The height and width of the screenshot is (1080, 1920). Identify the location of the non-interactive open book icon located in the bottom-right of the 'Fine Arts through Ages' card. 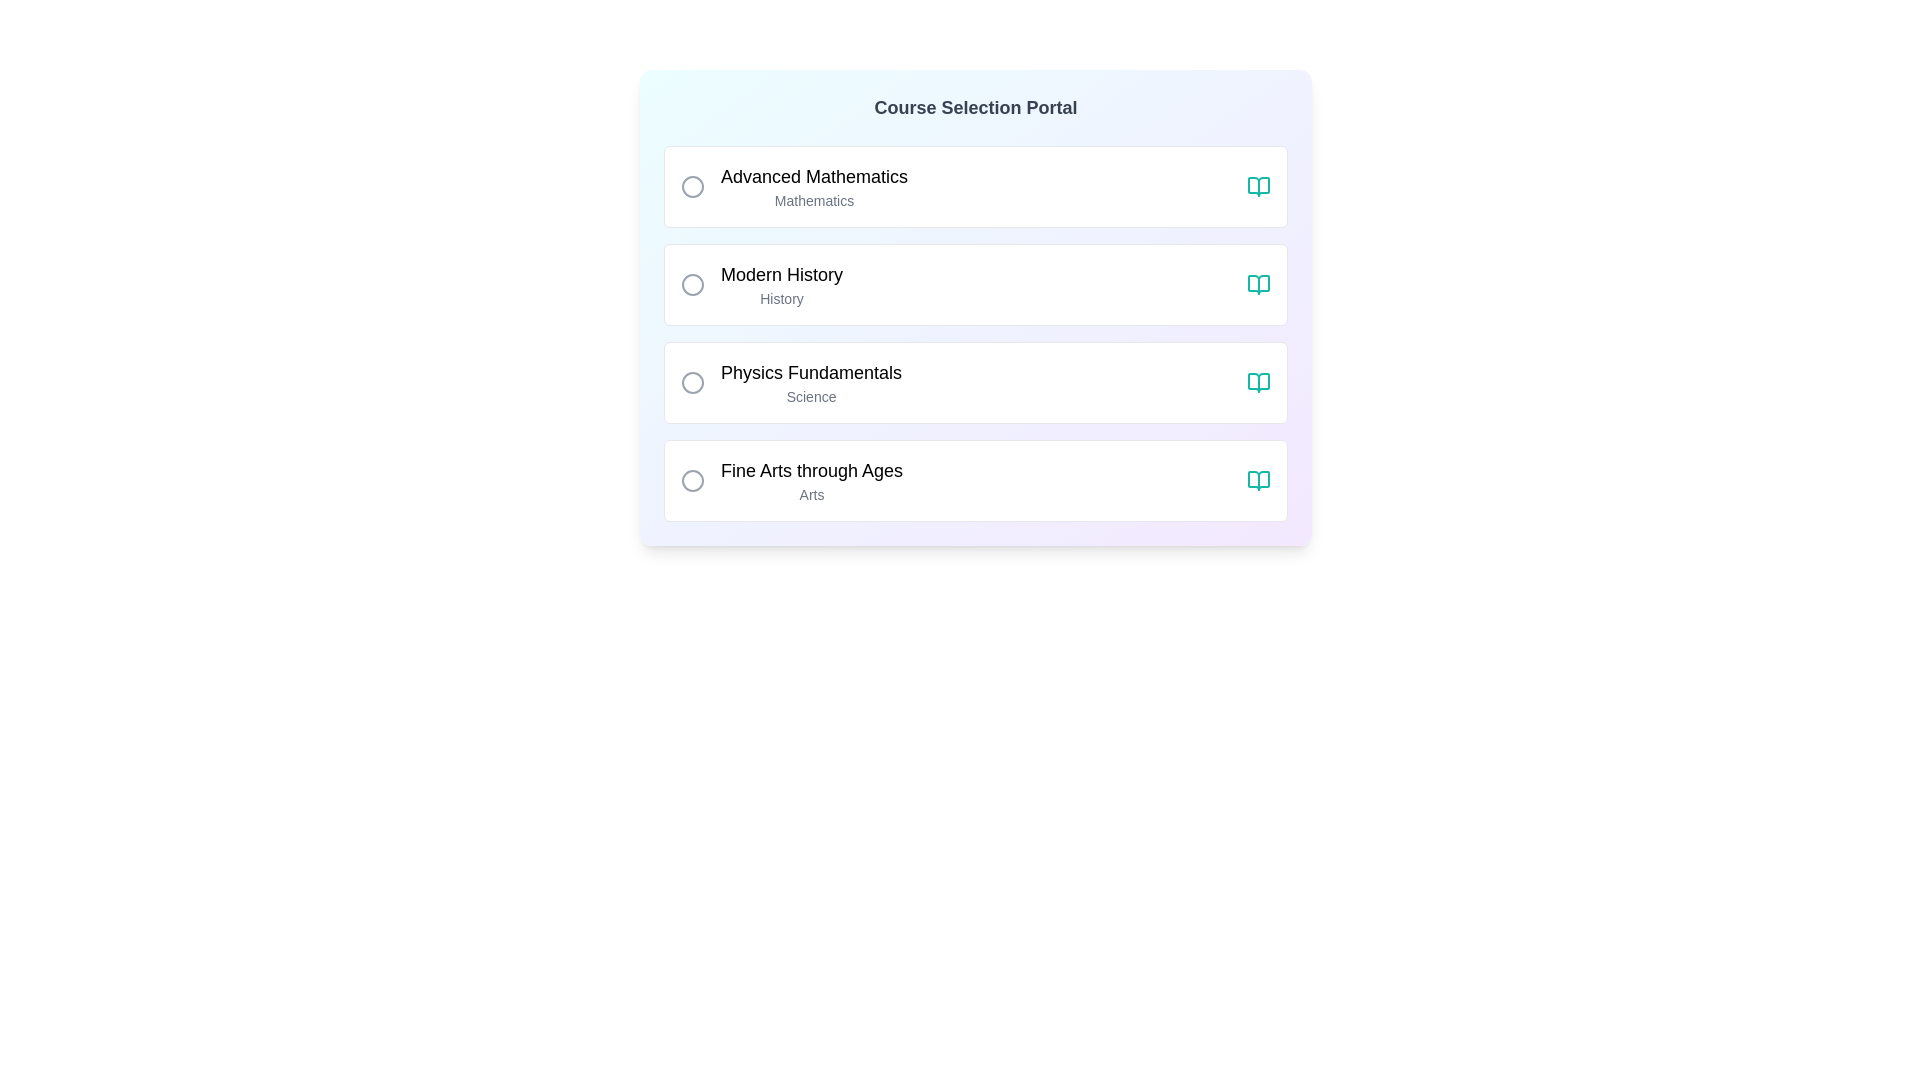
(1257, 481).